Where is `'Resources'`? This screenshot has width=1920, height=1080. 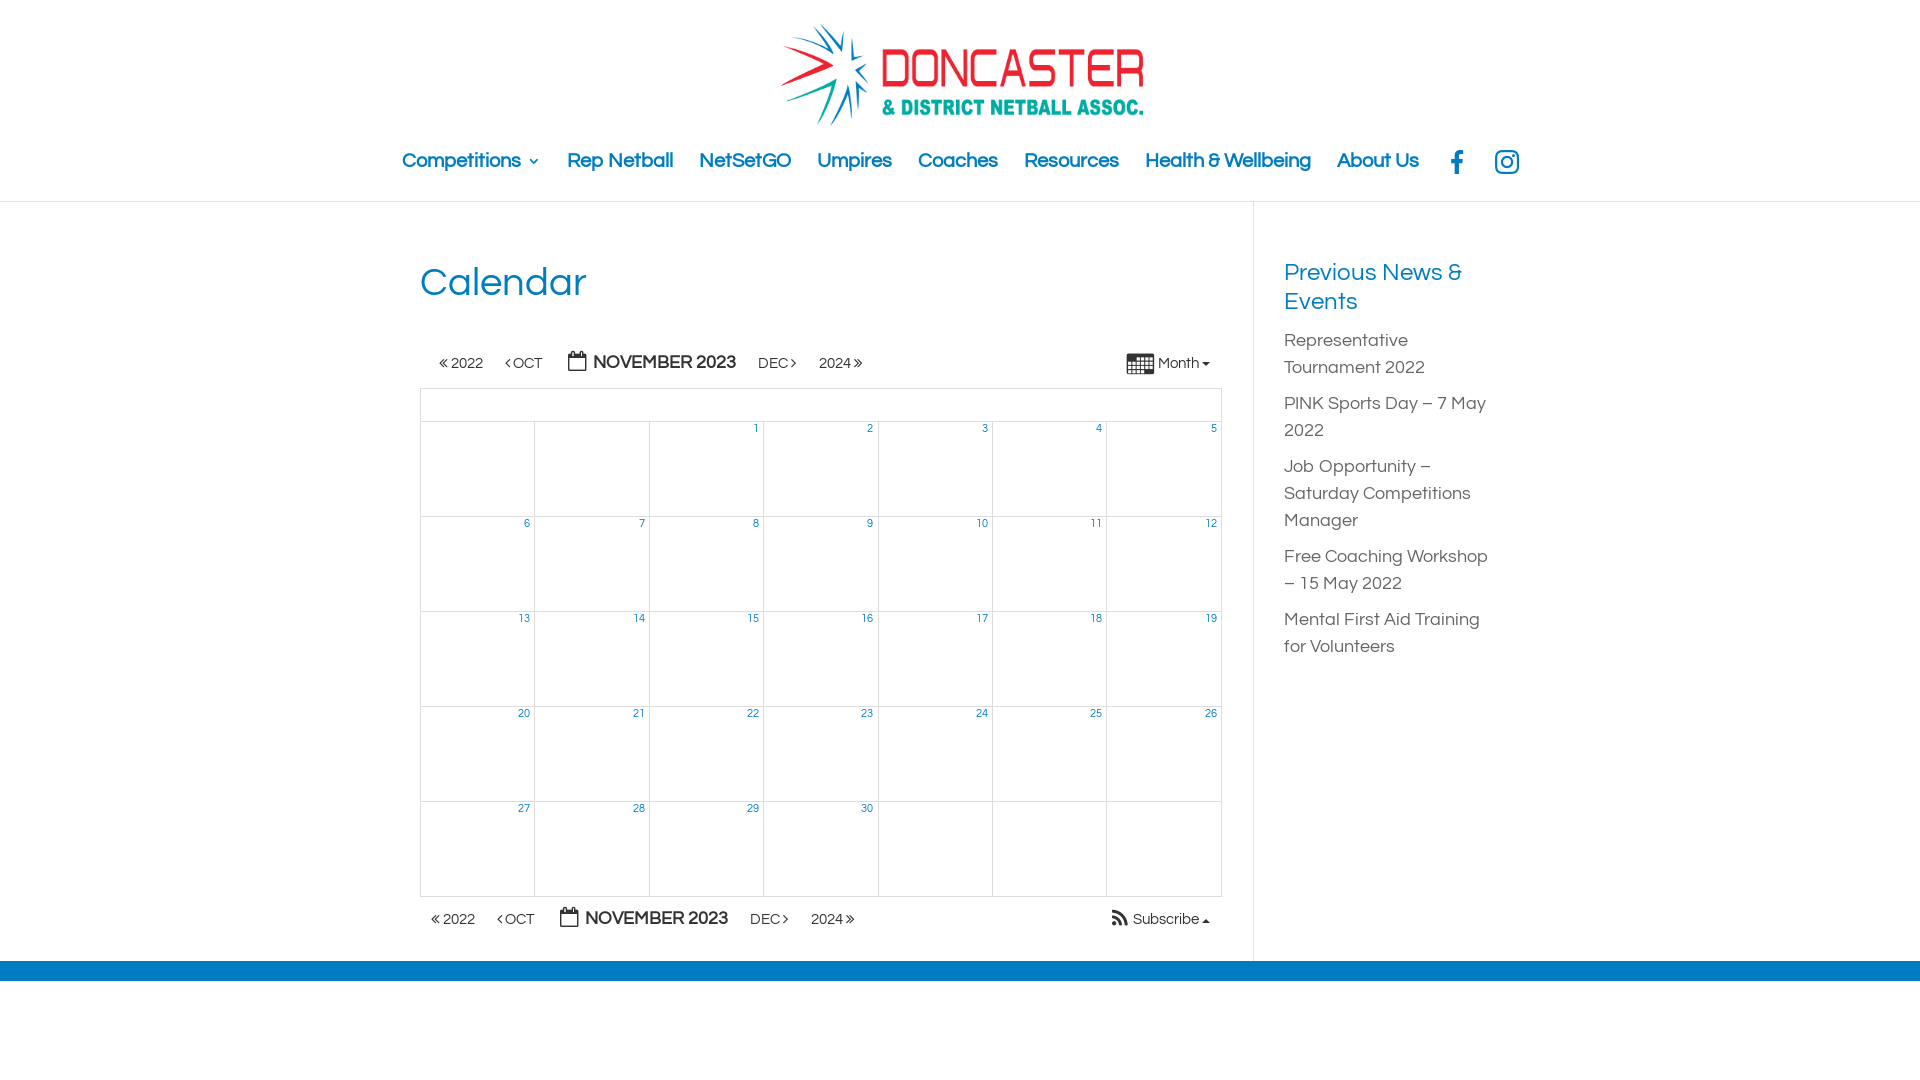
'Resources' is located at coordinates (1070, 173).